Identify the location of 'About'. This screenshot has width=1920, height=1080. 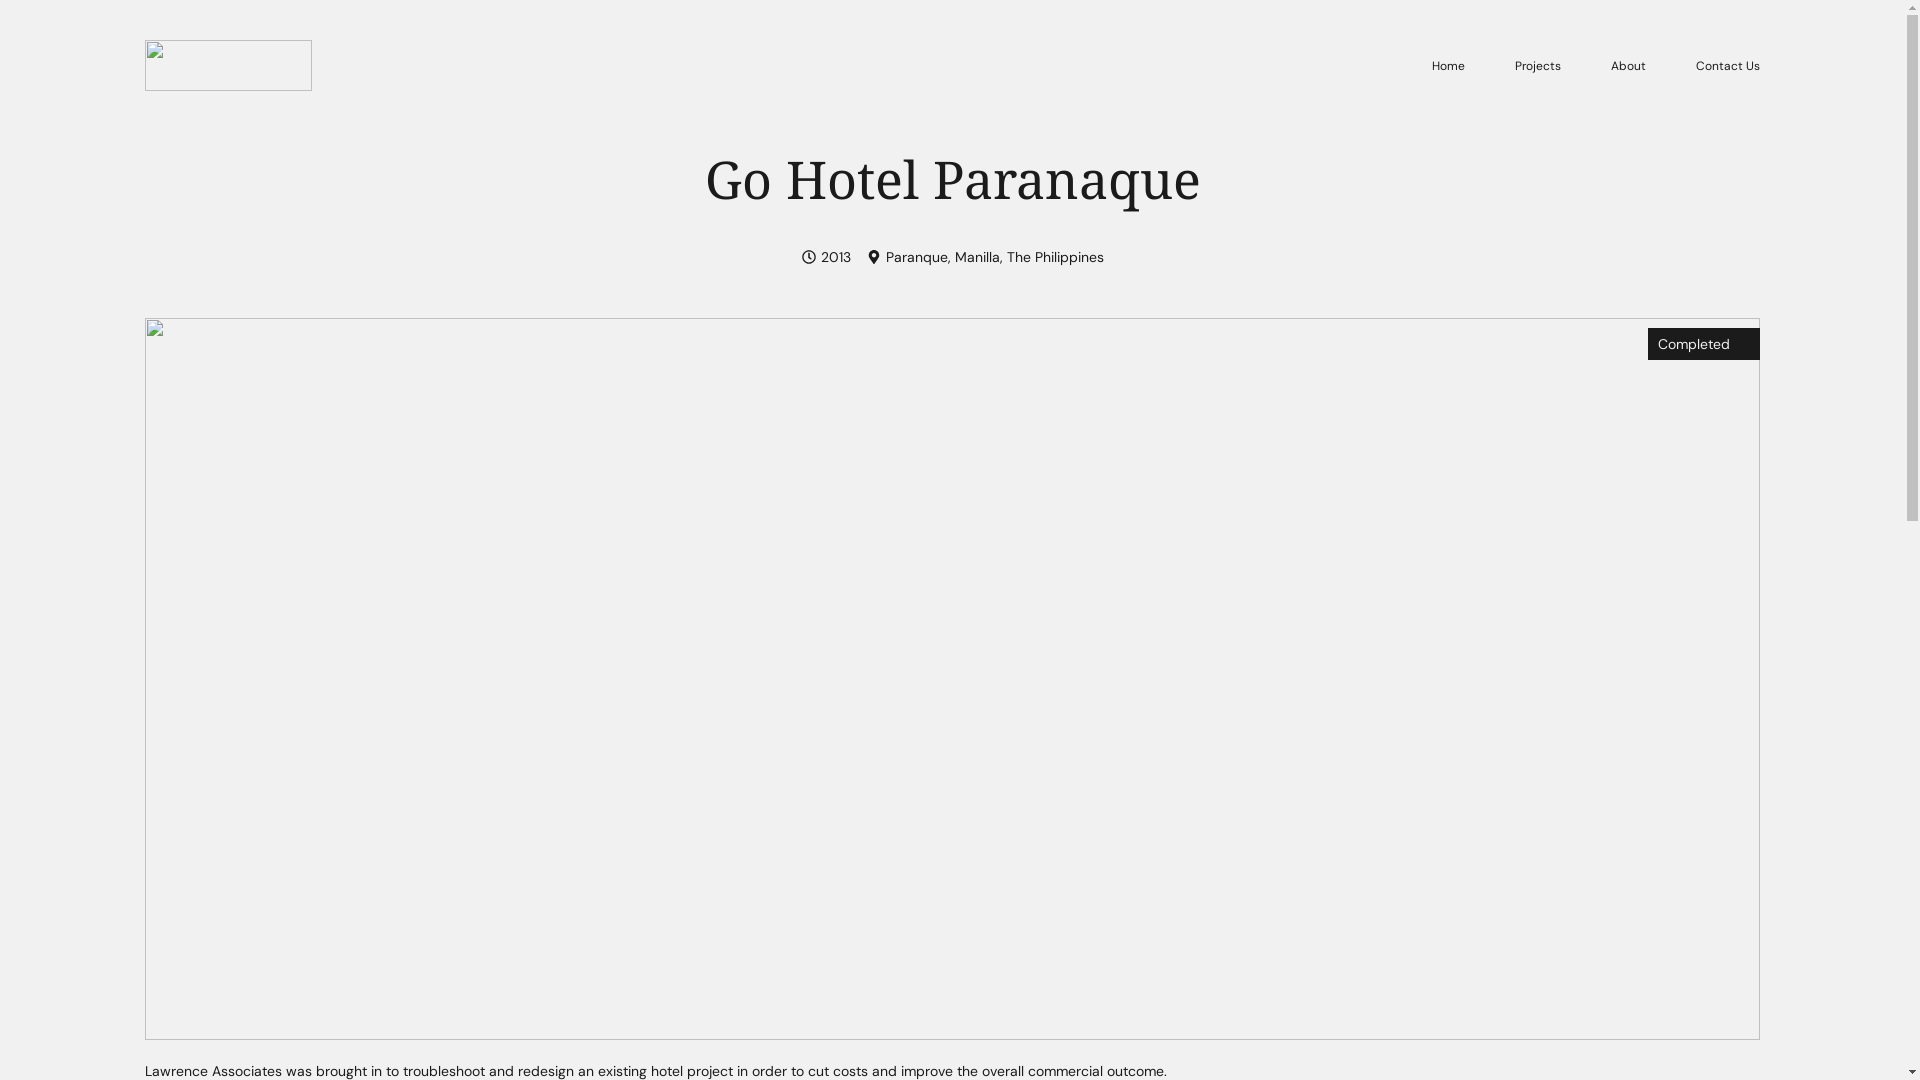
(1628, 64).